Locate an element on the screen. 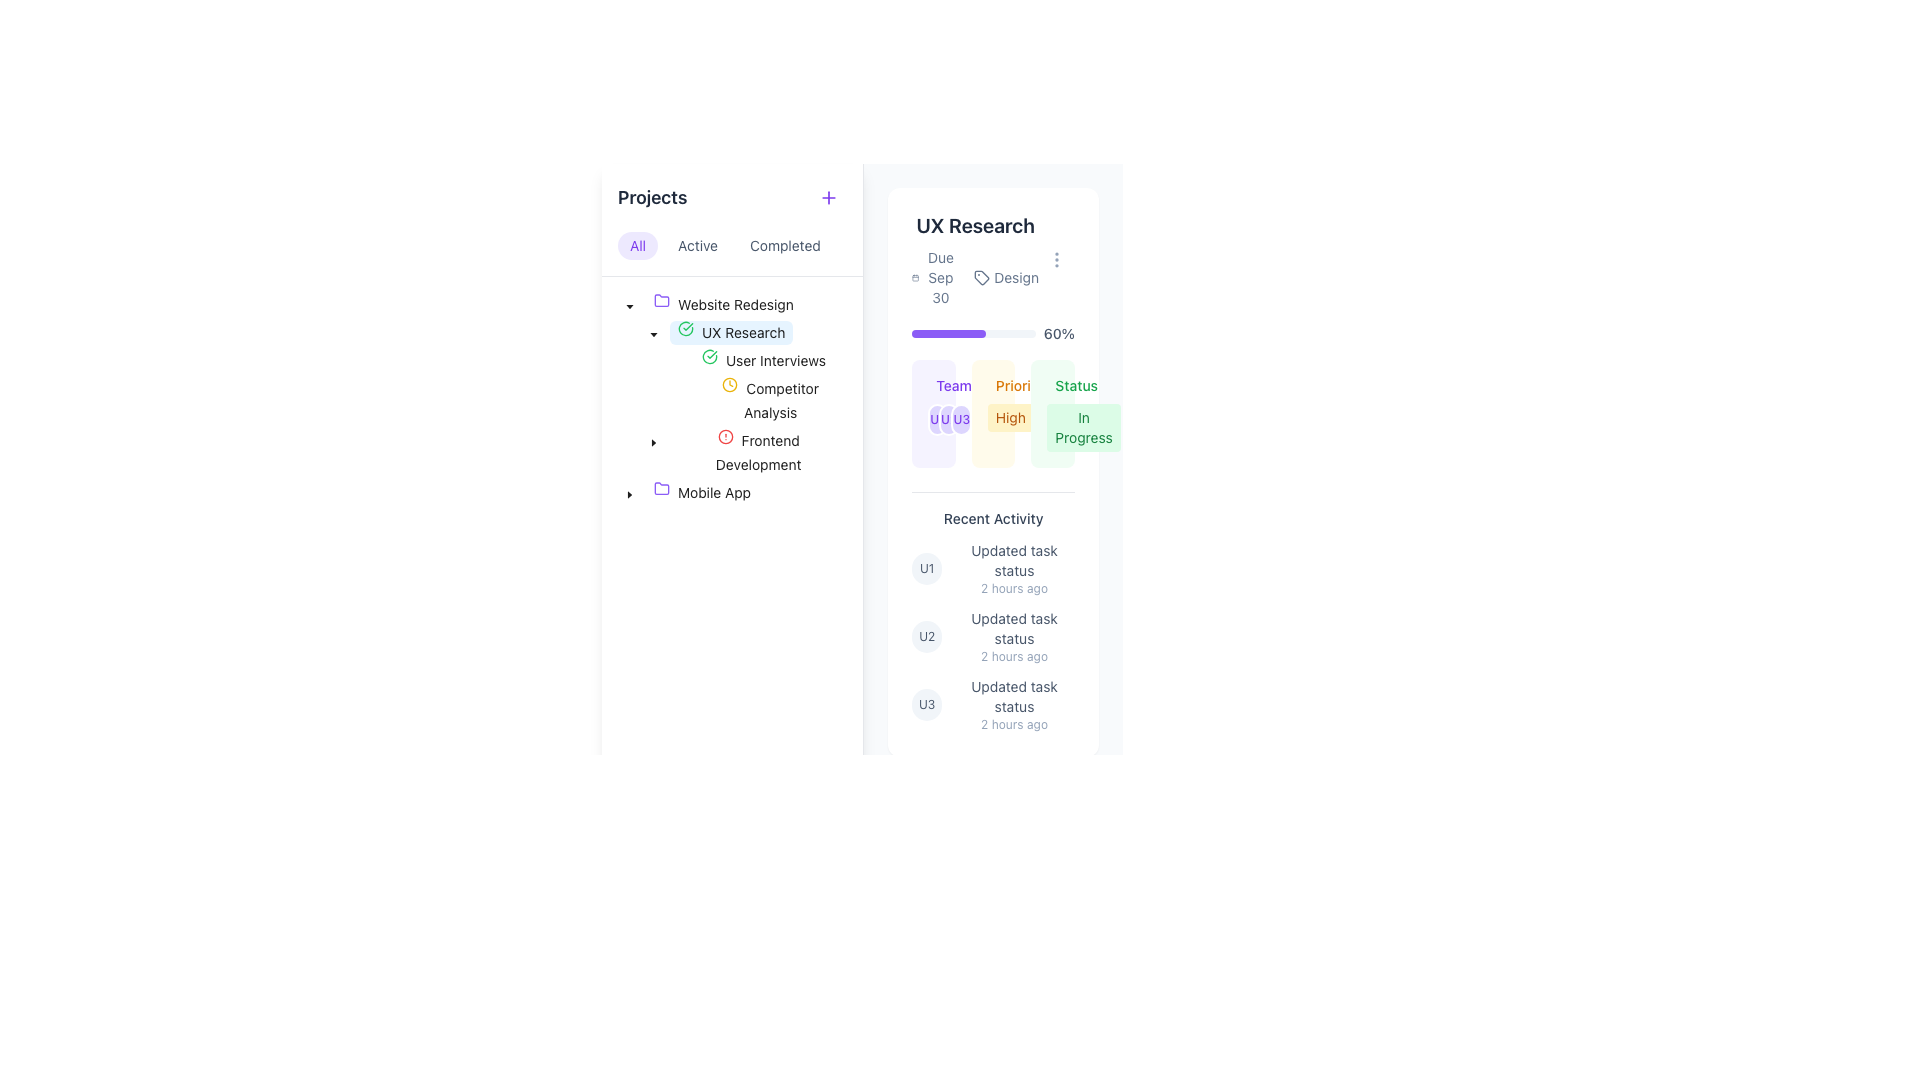 This screenshot has width=1920, height=1080. the folder icon representing the 'Website Redesign' project in the project management menu is located at coordinates (666, 304).